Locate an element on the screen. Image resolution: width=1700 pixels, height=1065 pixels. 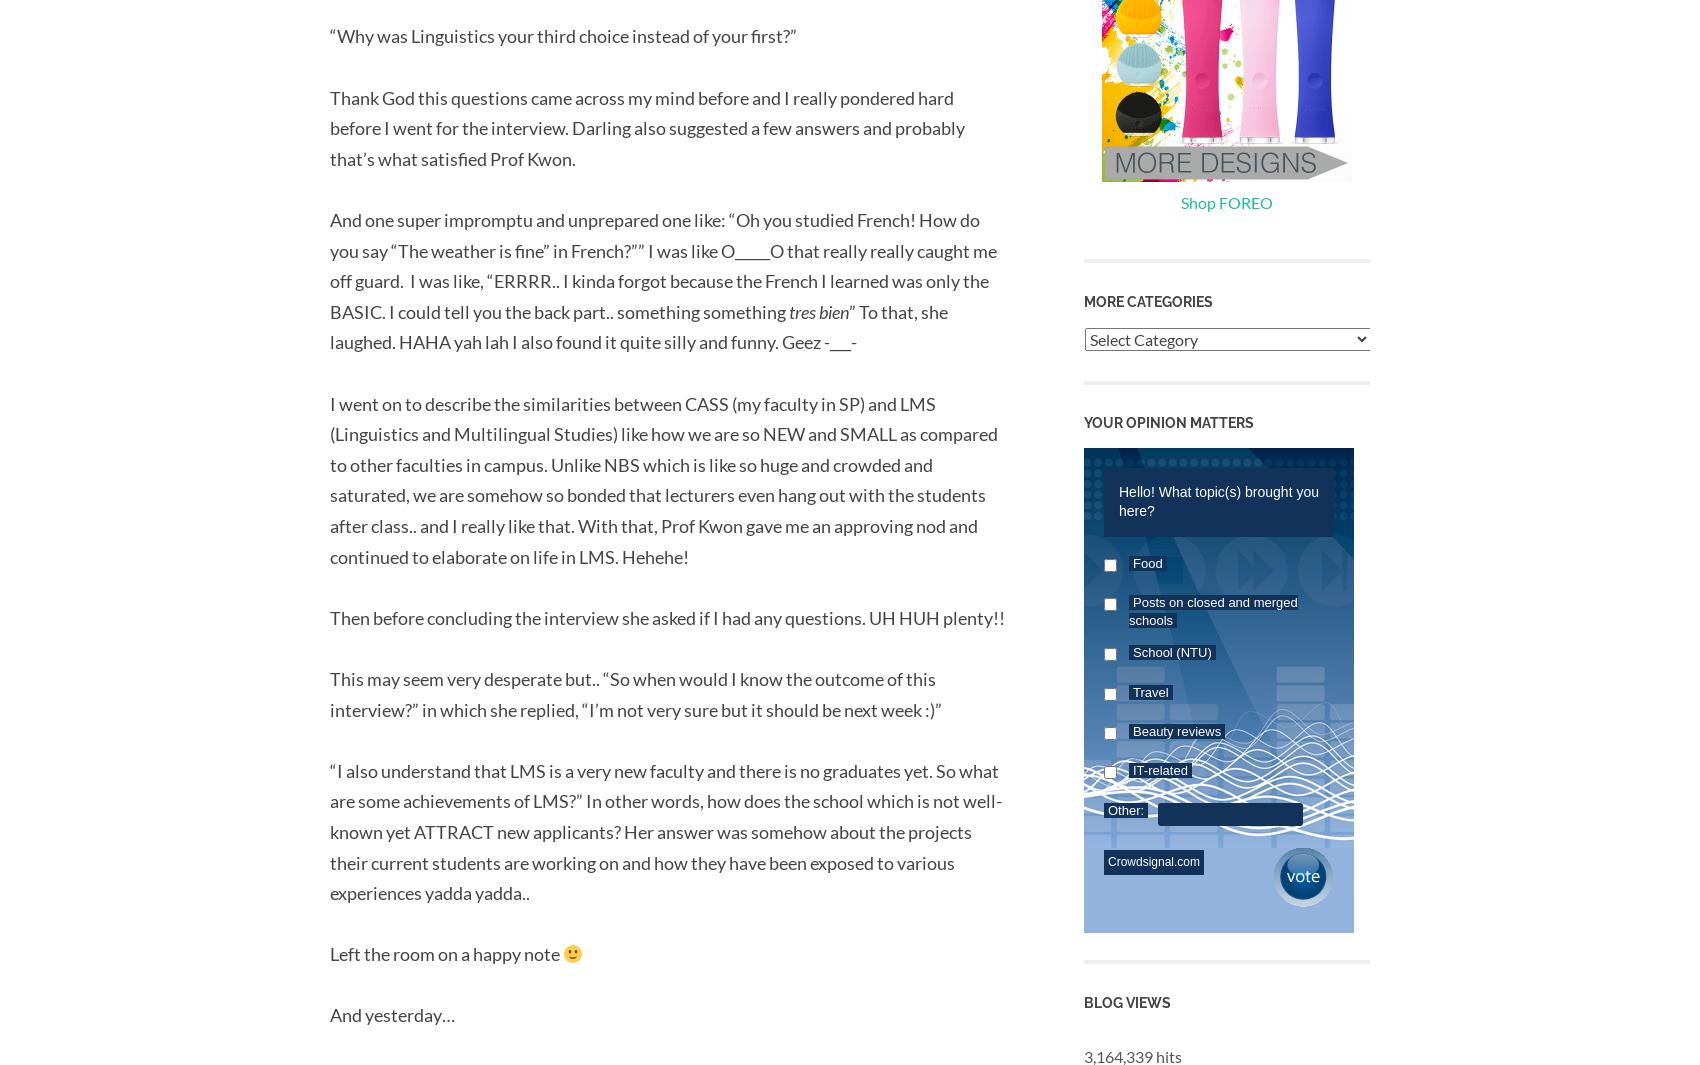
'Food' is located at coordinates (1147, 562).